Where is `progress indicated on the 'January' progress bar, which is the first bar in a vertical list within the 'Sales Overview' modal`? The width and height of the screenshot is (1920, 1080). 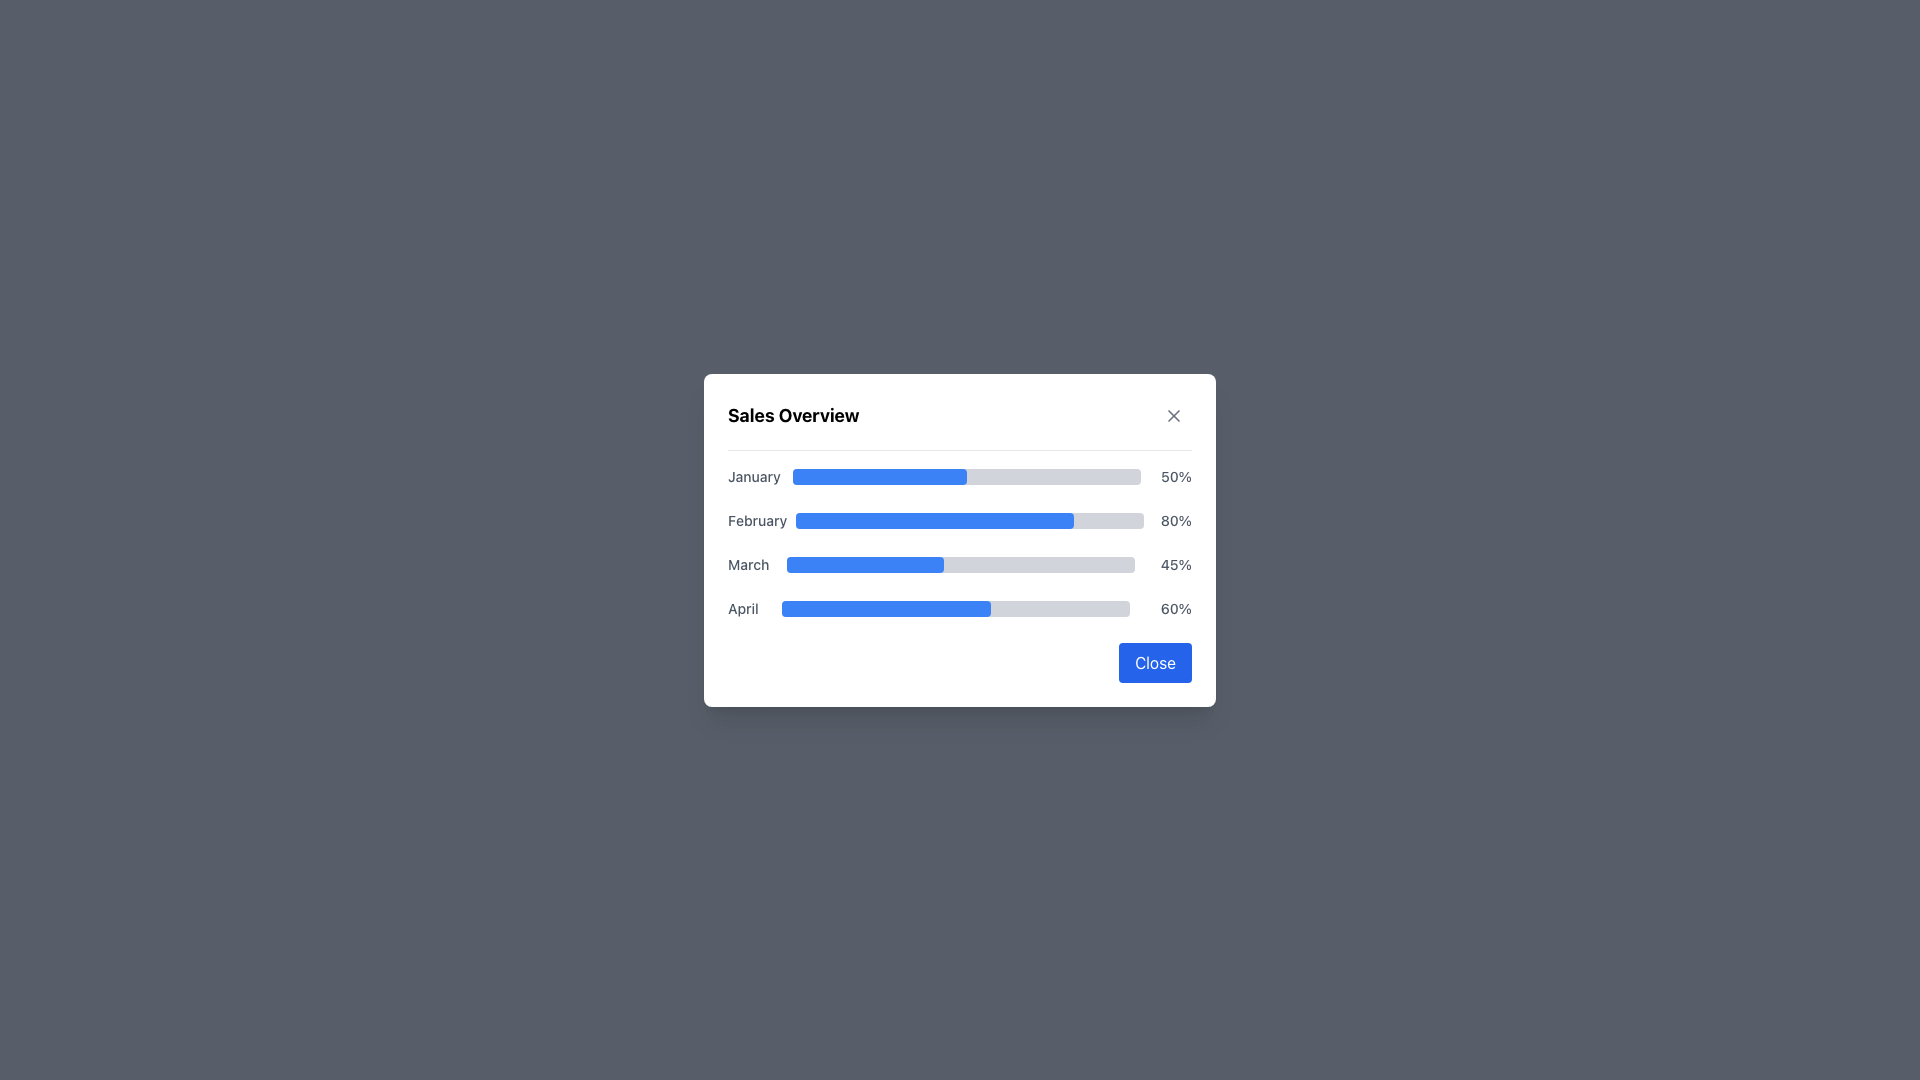
progress indicated on the 'January' progress bar, which is the first bar in a vertical list within the 'Sales Overview' modal is located at coordinates (960, 476).